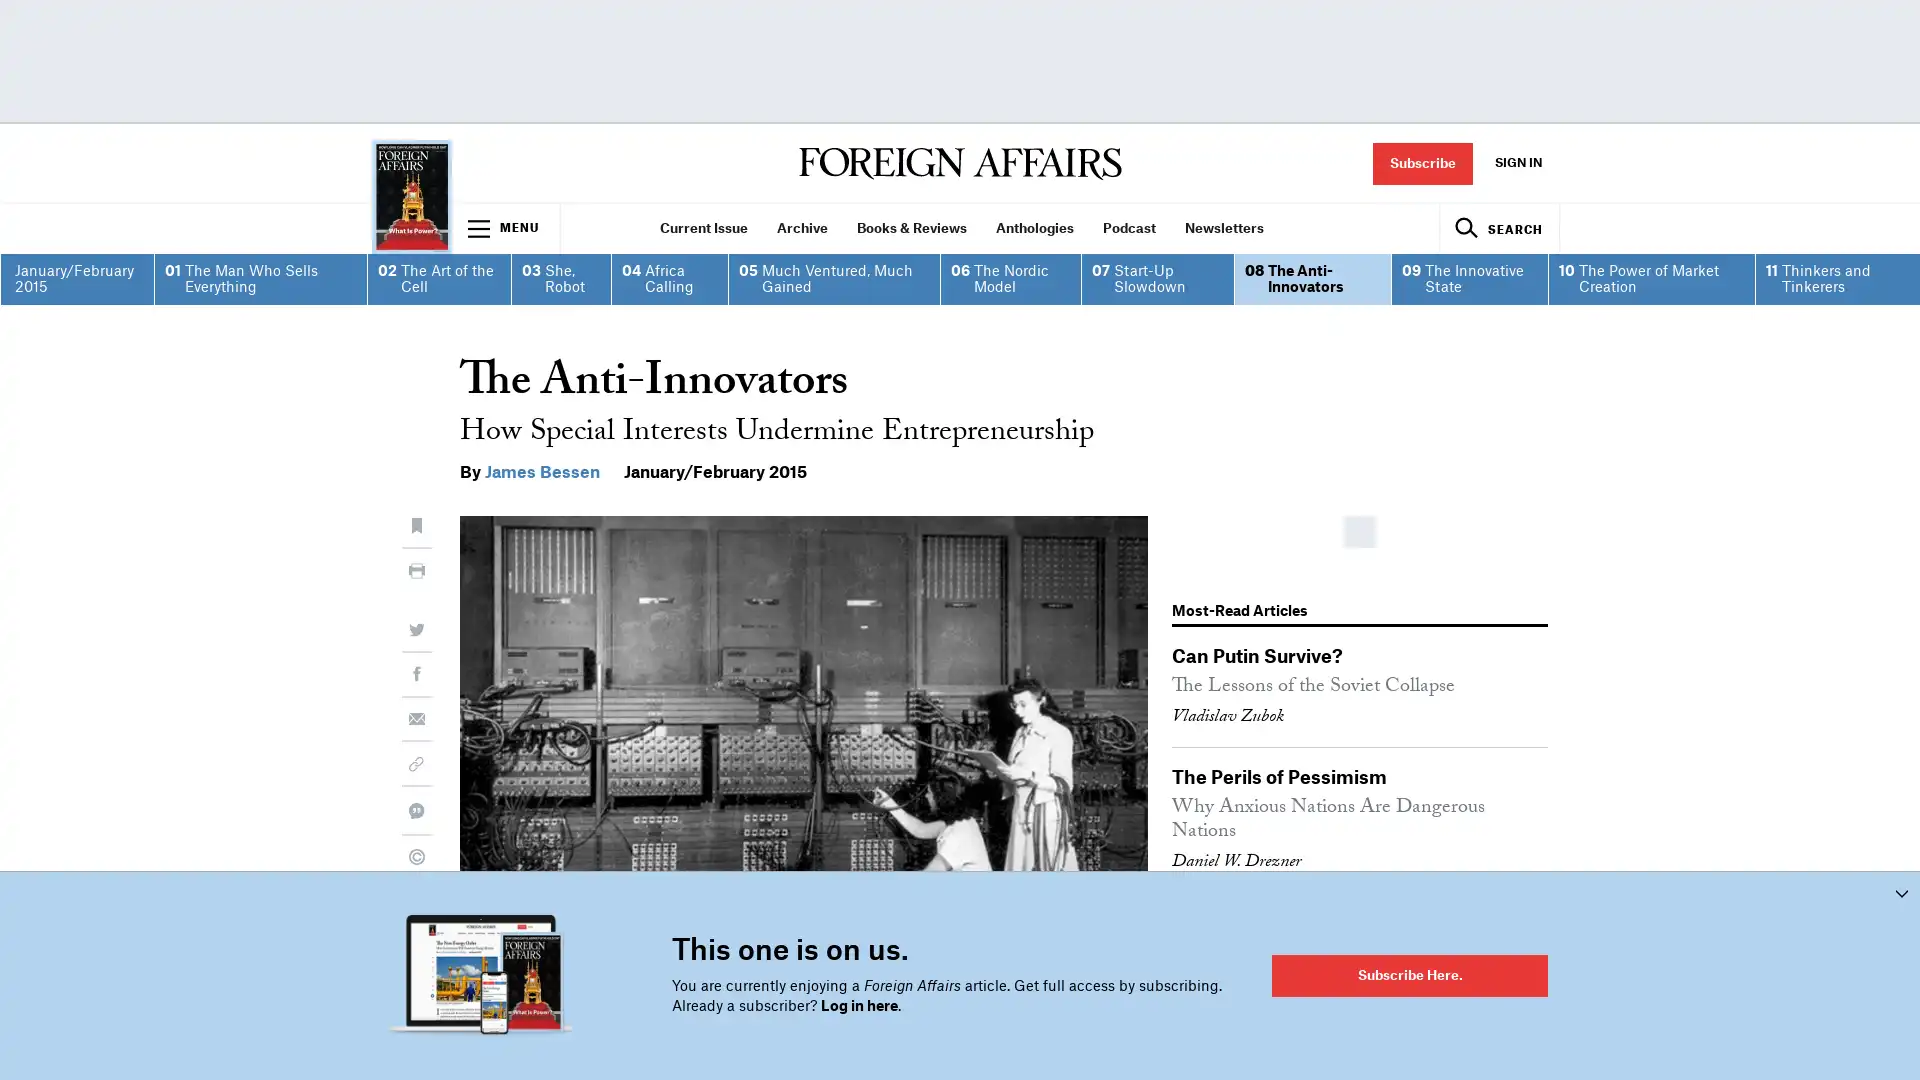 The height and width of the screenshot is (1080, 1920). What do you see at coordinates (703, 227) in the screenshot?
I see `Current Issue` at bounding box center [703, 227].